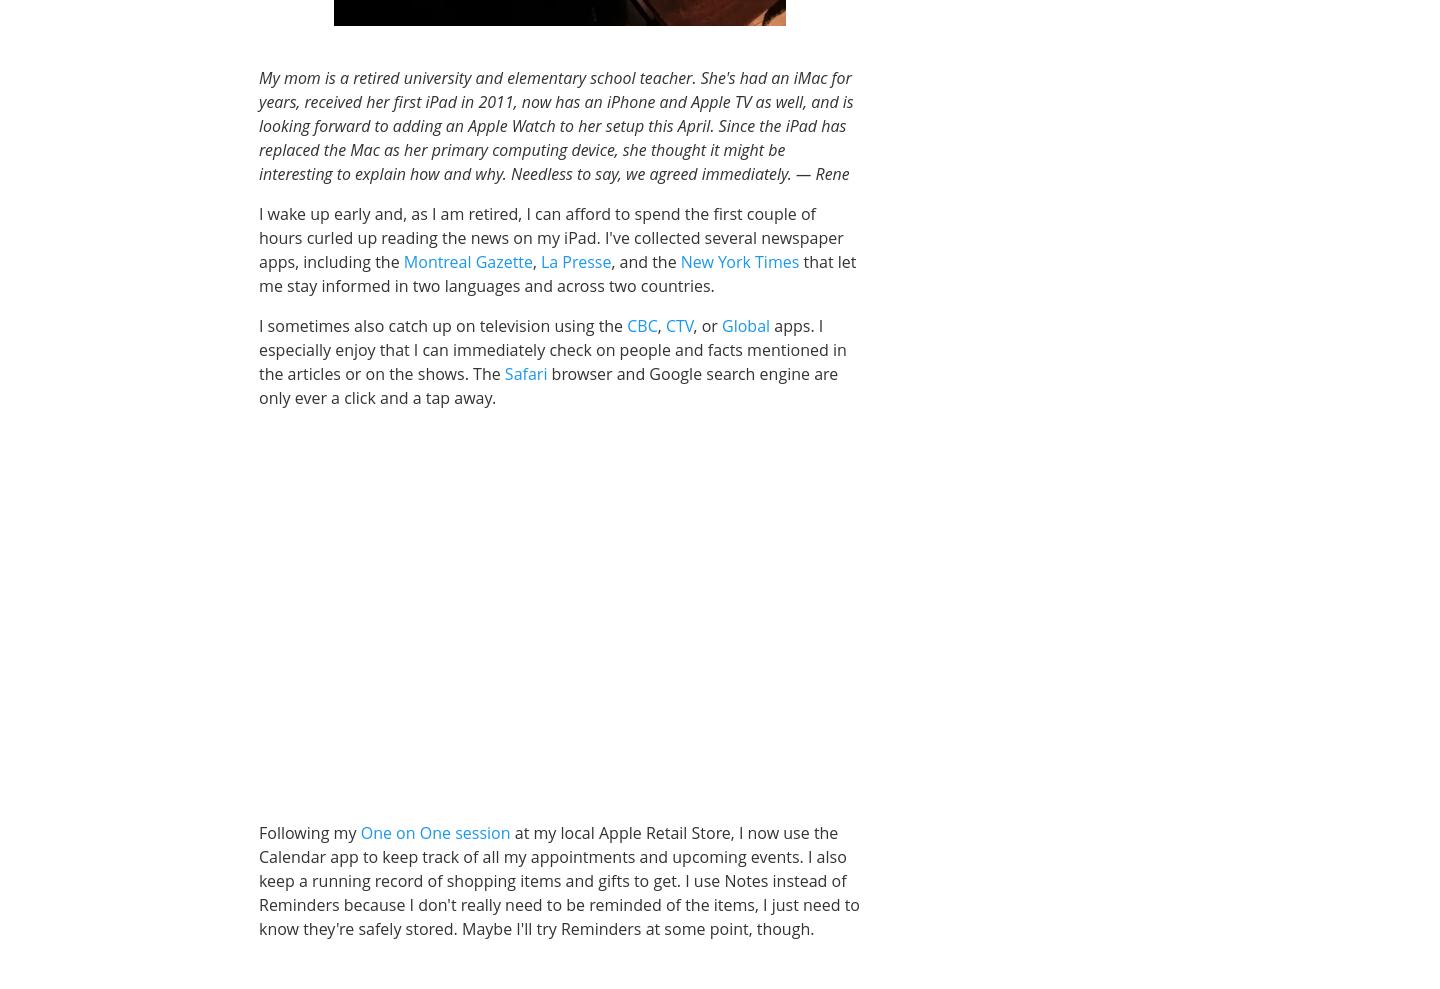  Describe the element at coordinates (258, 879) in the screenshot. I see `'at my local Apple Retail Store, I now use the Calendar app to keep track of all my appointments and upcoming events. I also keep a running record of shopping items and gifts to get. I use Notes instead of Reminders because I don't really need to be reminded of the items, I just need to know they're safely stored. Maybe I'll try Reminders at some point, though.'` at that location.